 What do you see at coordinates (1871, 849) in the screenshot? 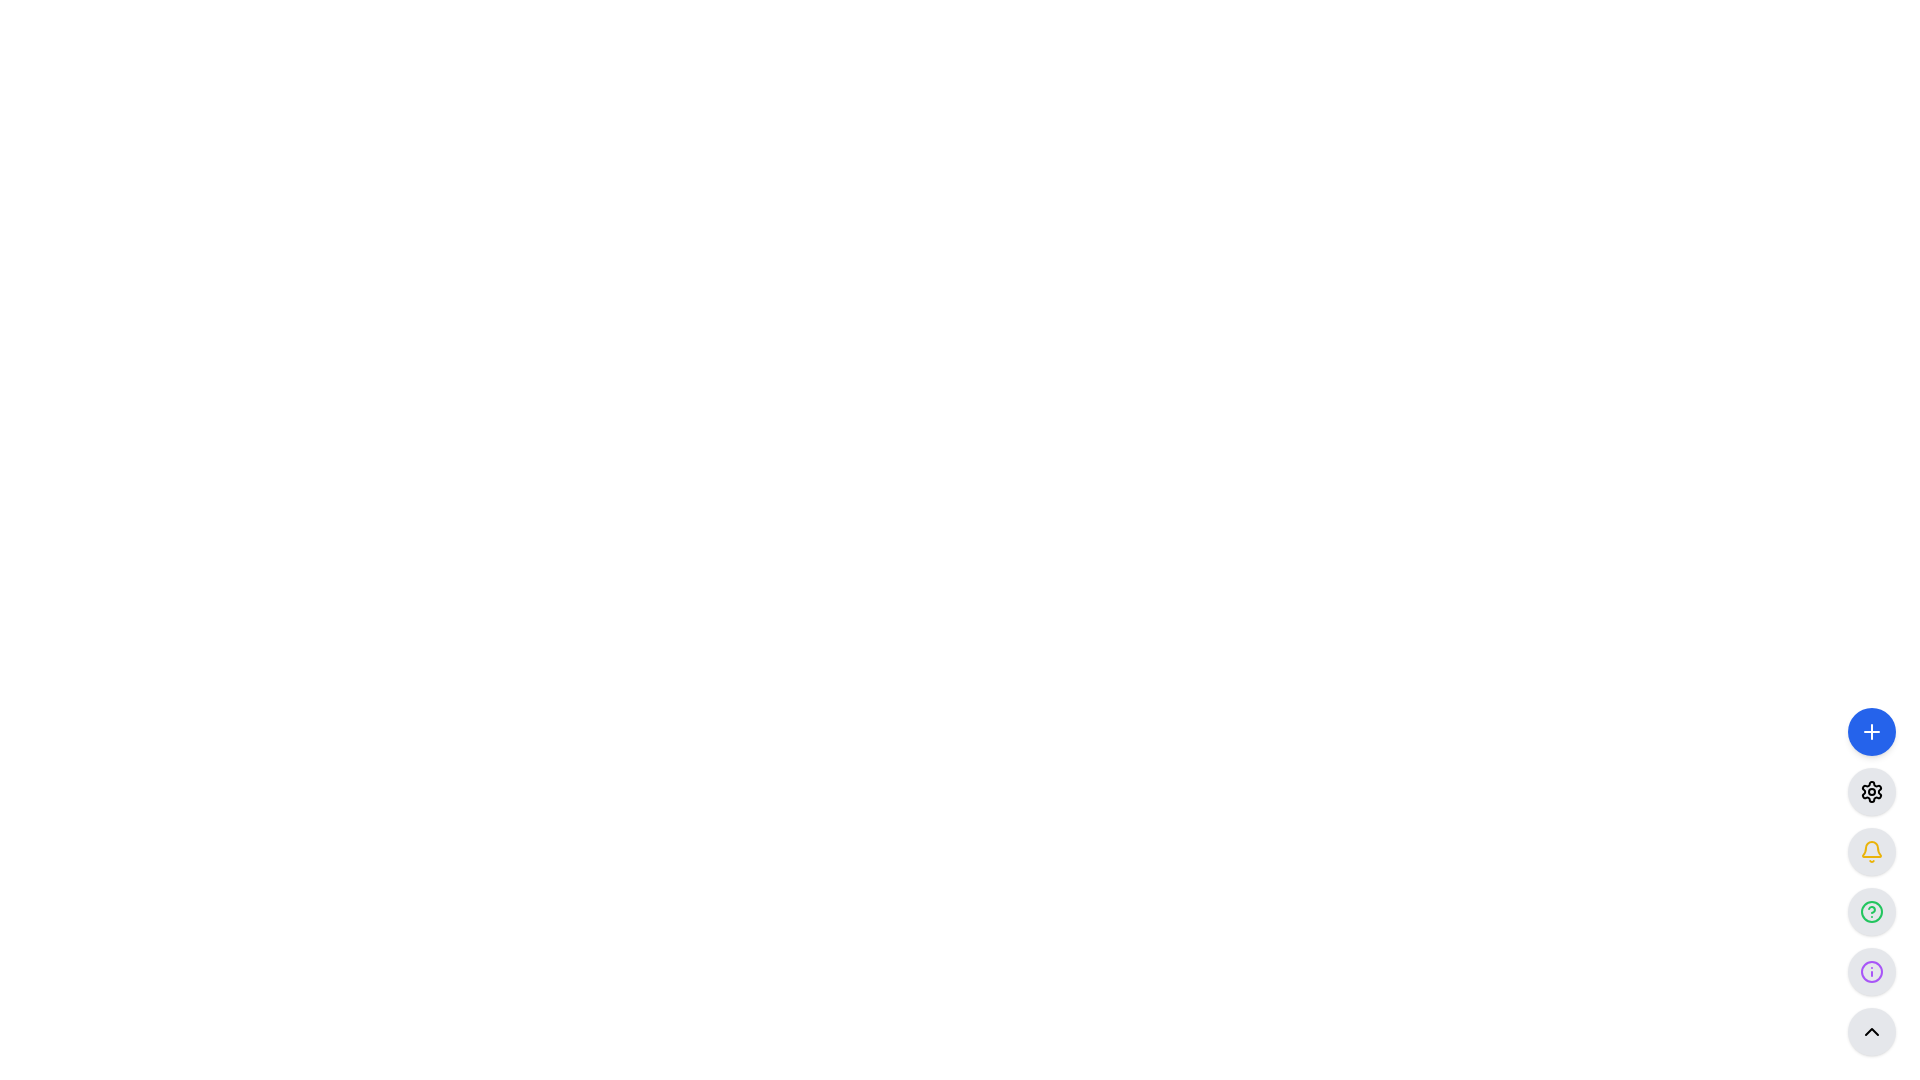
I see `the upper portion of the bell icon located` at bounding box center [1871, 849].